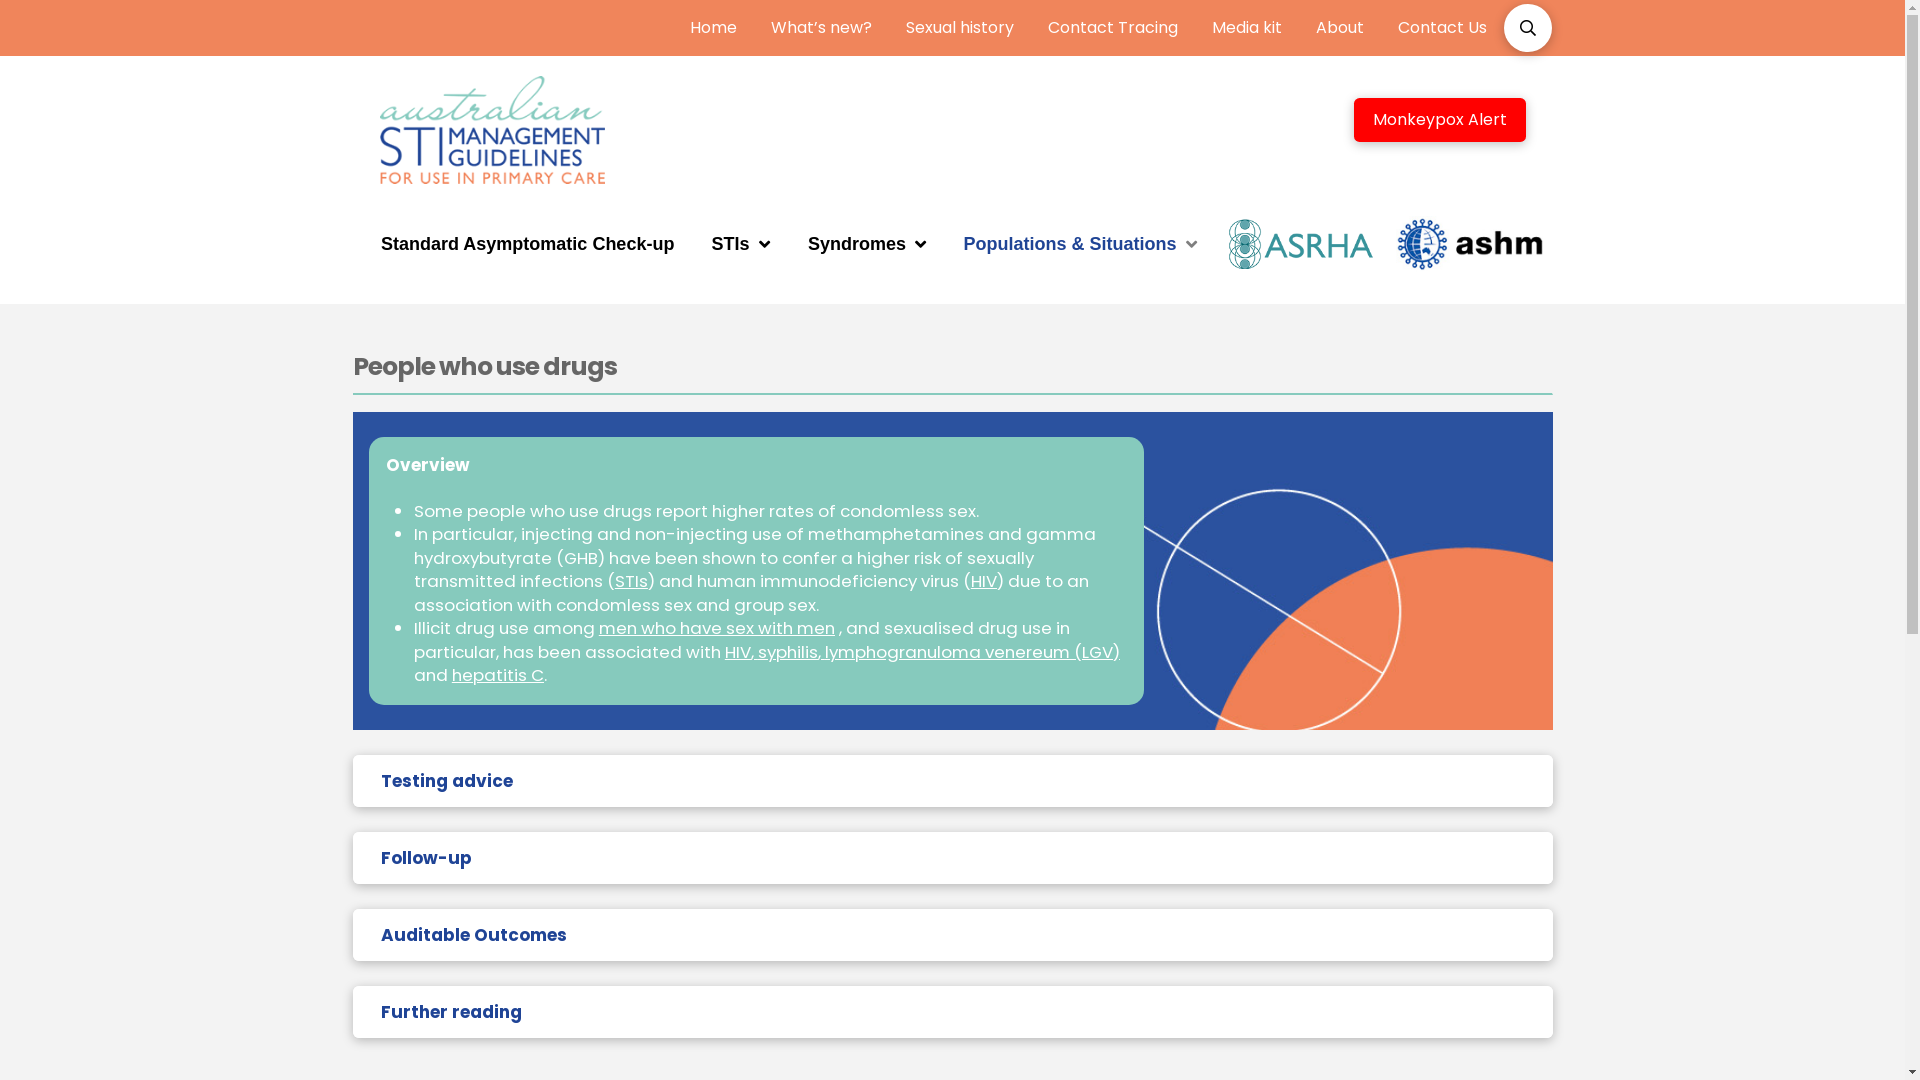  What do you see at coordinates (626, 581) in the screenshot?
I see `'STI'` at bounding box center [626, 581].